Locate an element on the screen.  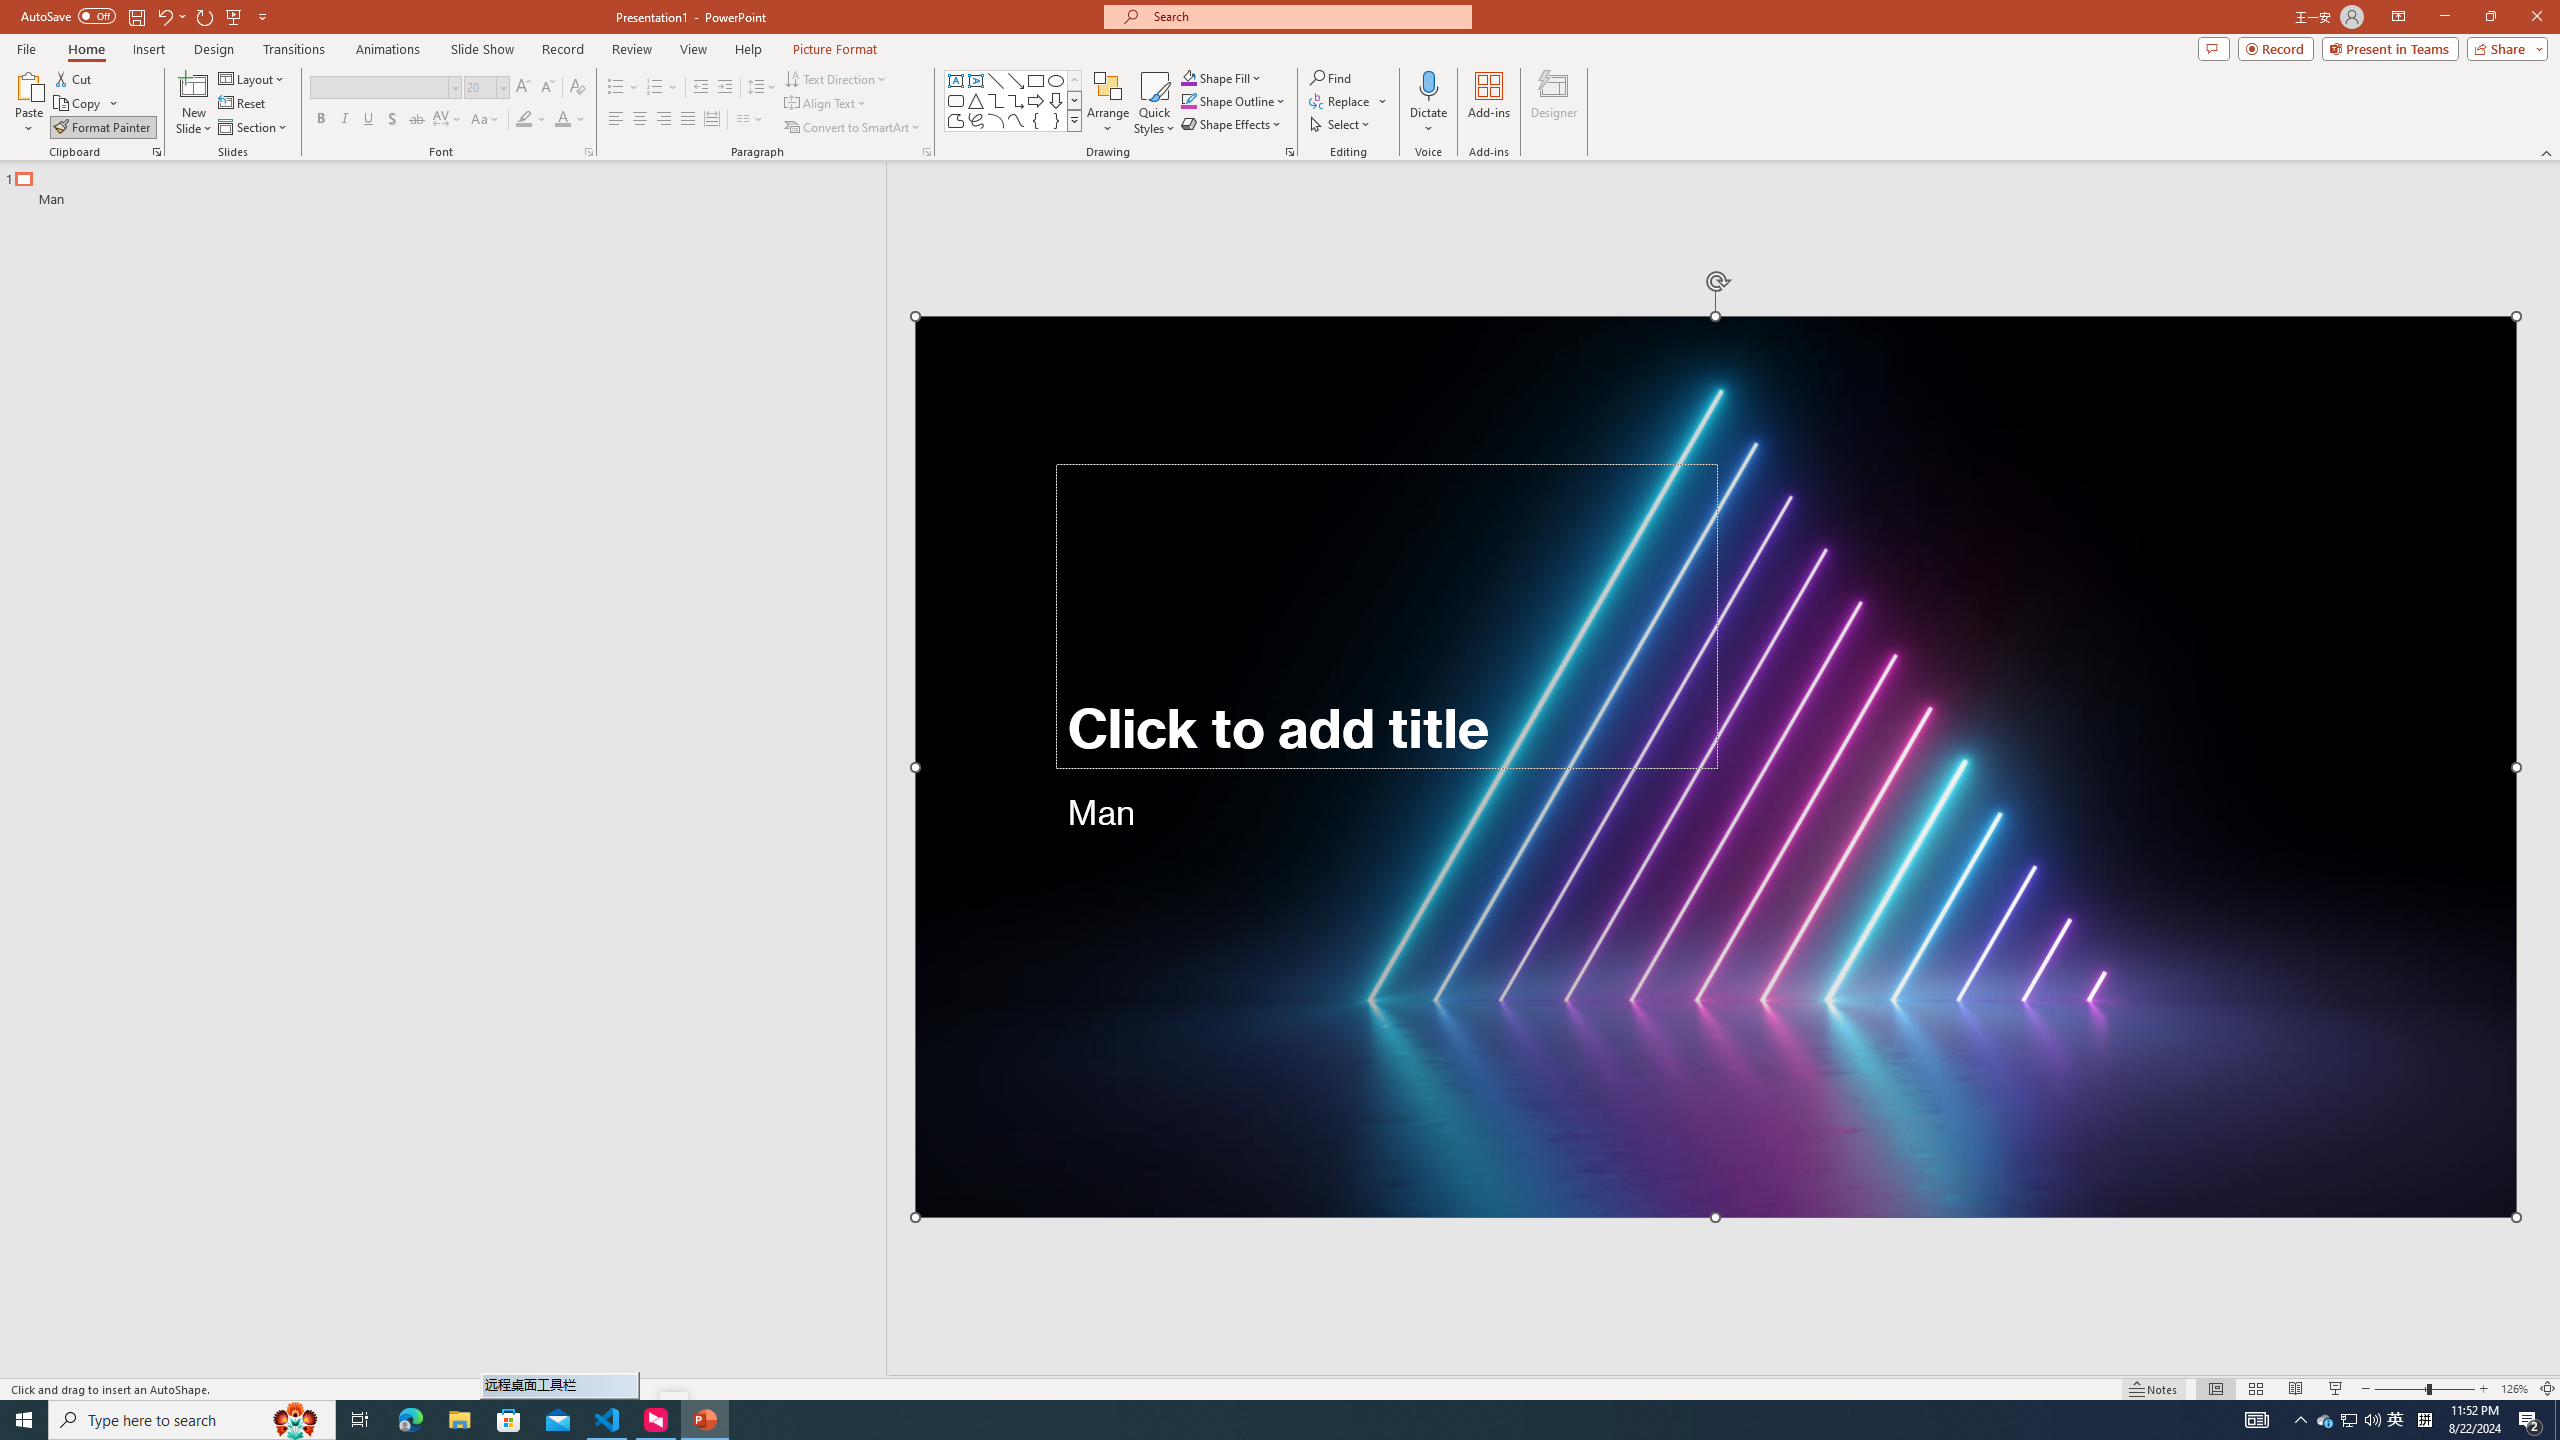
'Designer' is located at coordinates (1553, 103).